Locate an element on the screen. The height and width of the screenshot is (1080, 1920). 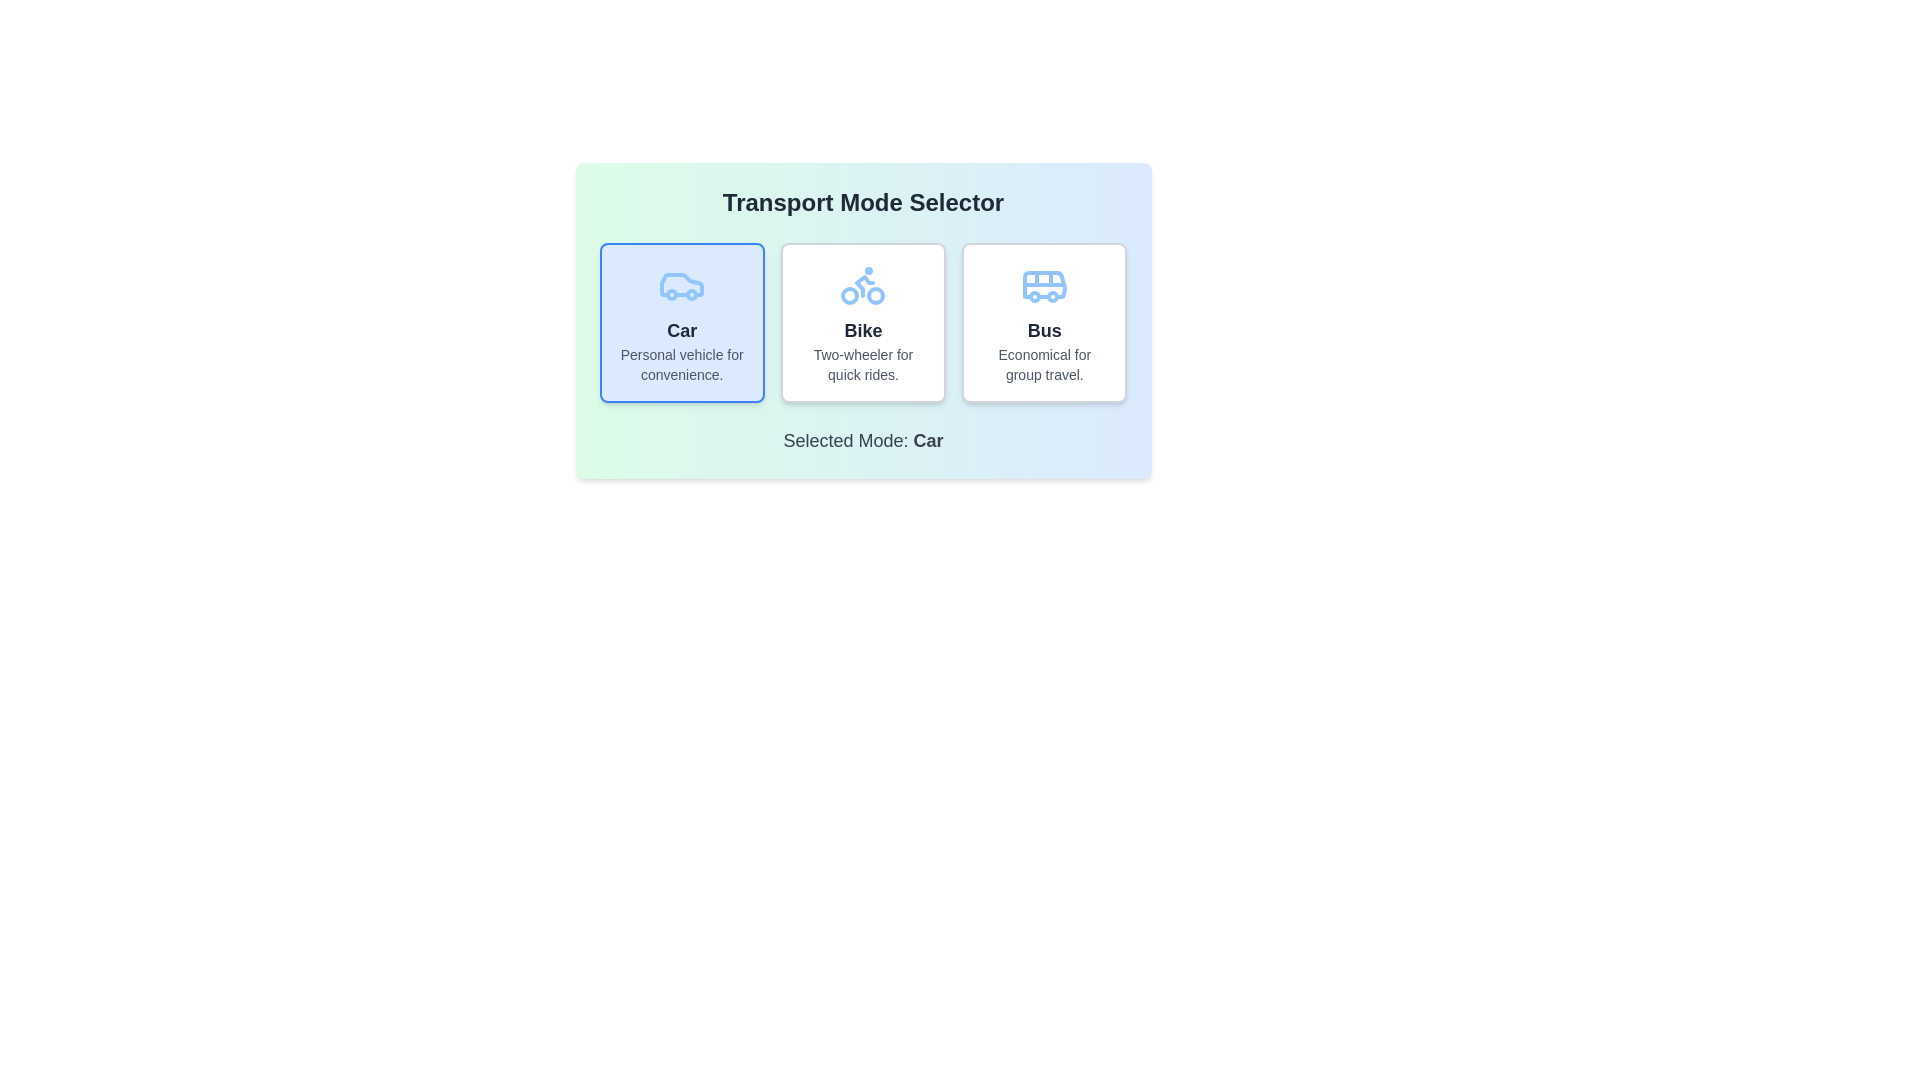
the 'Bike' card is located at coordinates (863, 322).